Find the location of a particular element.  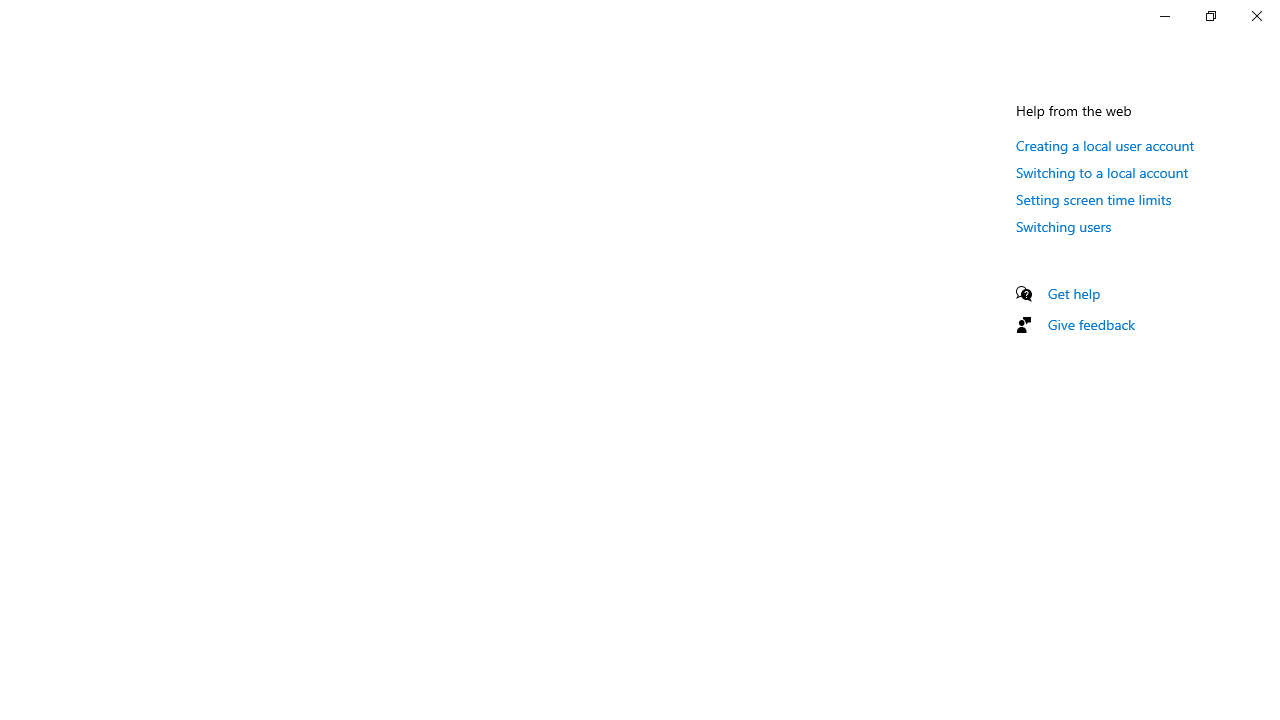

'Switching to a local account' is located at coordinates (1101, 171).